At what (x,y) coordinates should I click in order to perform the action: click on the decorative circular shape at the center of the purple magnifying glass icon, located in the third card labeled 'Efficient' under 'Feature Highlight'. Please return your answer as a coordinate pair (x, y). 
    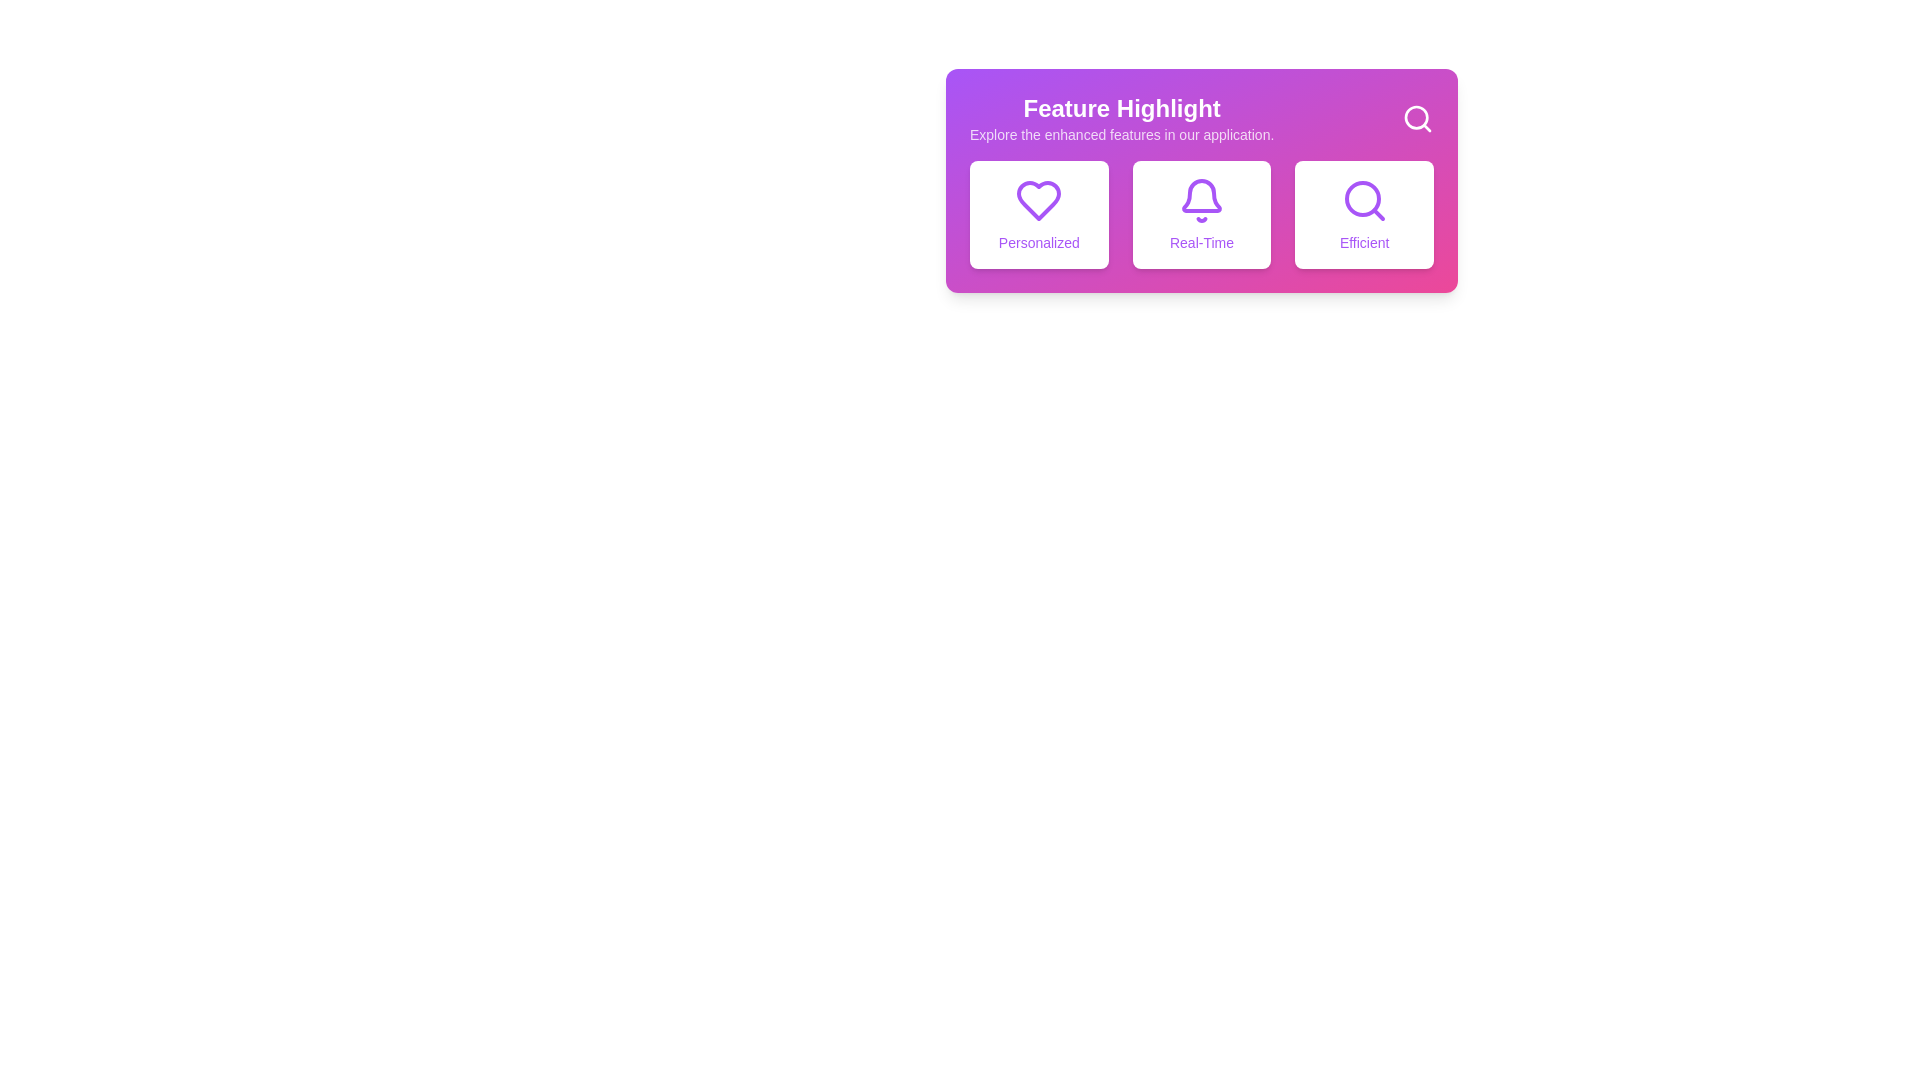
    Looking at the image, I should click on (1361, 199).